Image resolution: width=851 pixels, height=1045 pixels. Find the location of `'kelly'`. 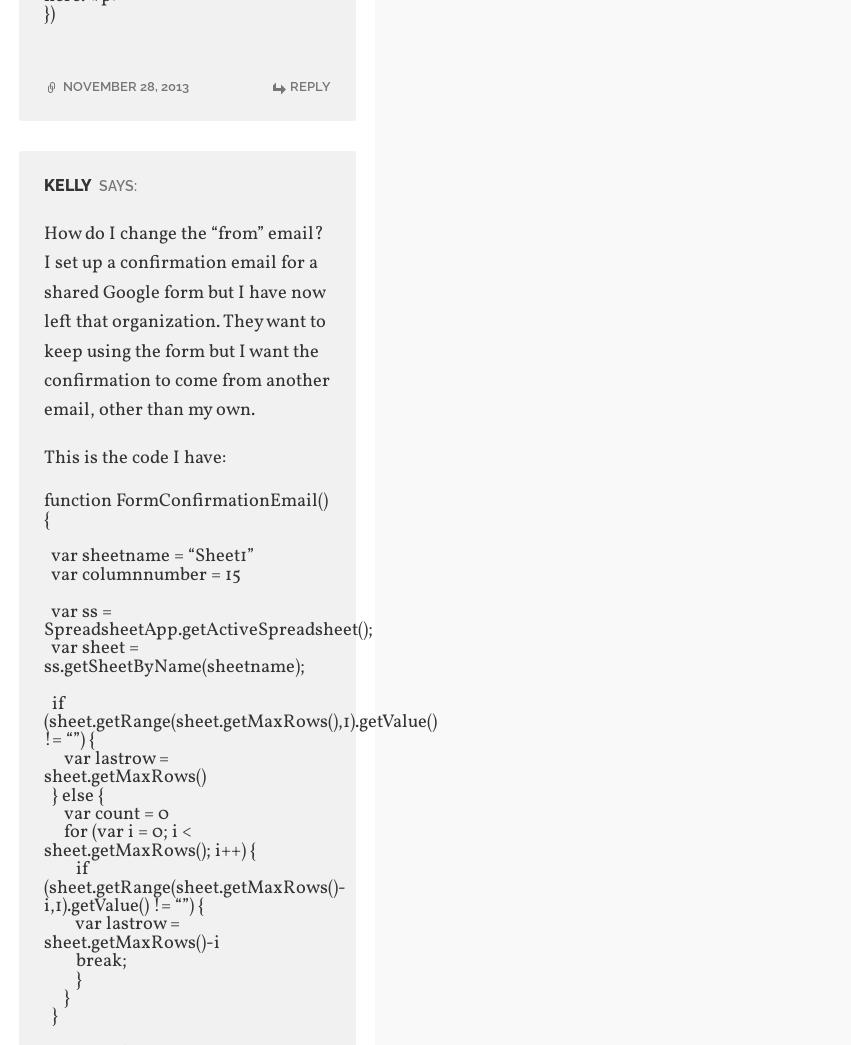

'kelly' is located at coordinates (42, 184).